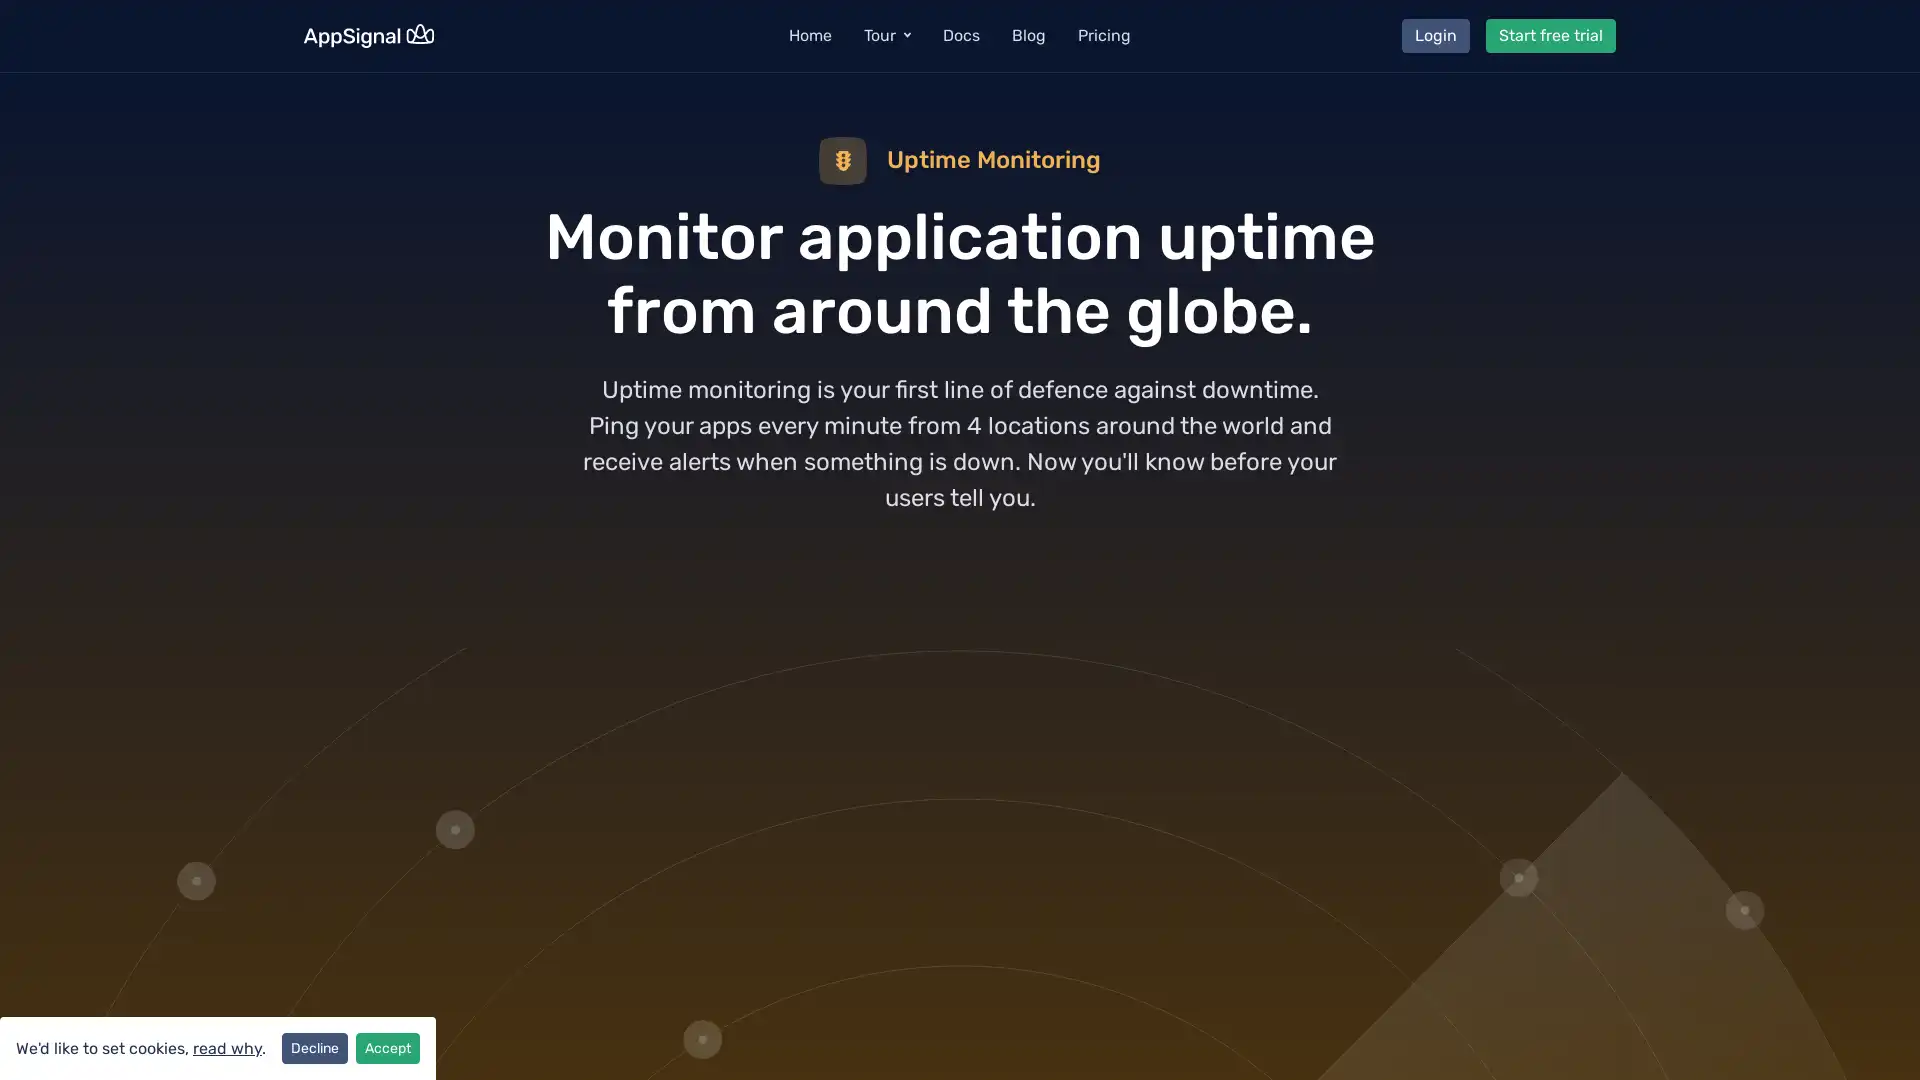  Describe the element at coordinates (314, 1047) in the screenshot. I see `Decline` at that location.